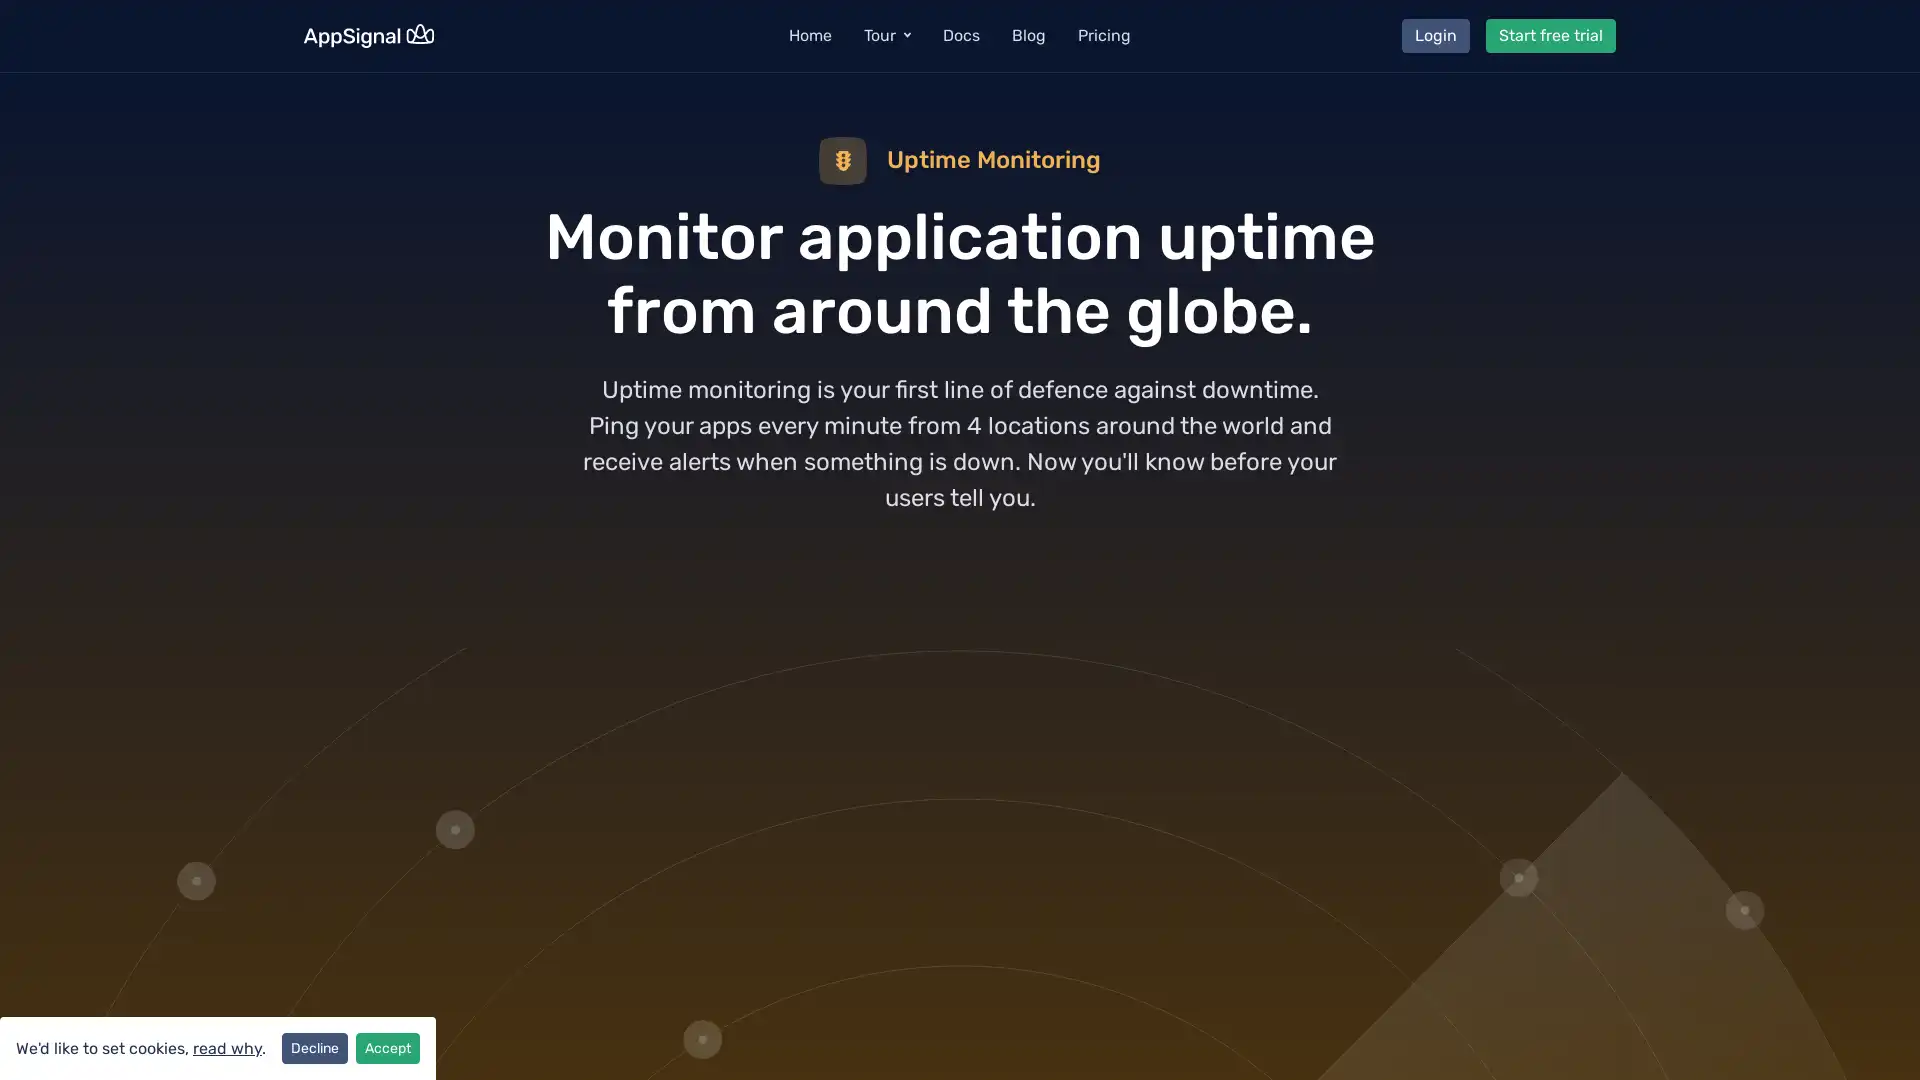  Describe the element at coordinates (314, 1047) in the screenshot. I see `Decline` at that location.